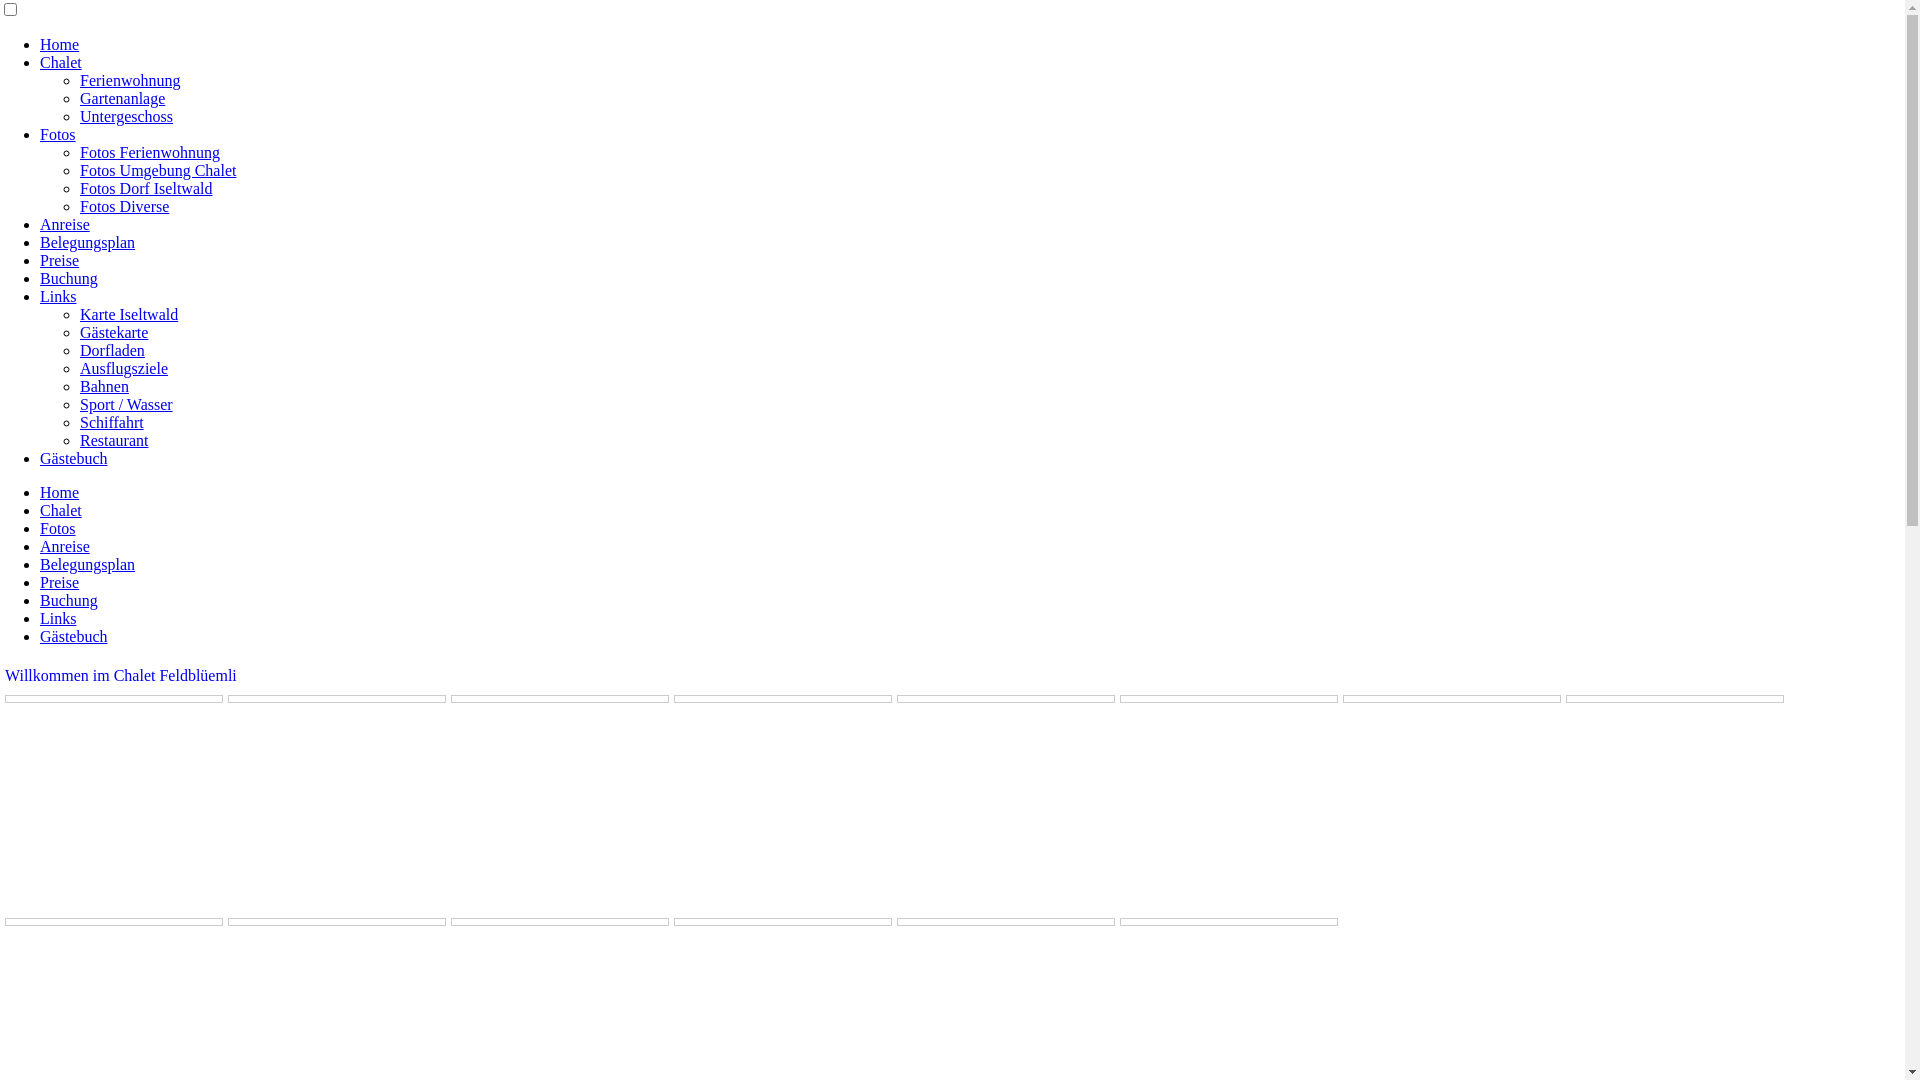 The width and height of the screenshot is (1920, 1080). What do you see at coordinates (59, 259) in the screenshot?
I see `'Preise'` at bounding box center [59, 259].